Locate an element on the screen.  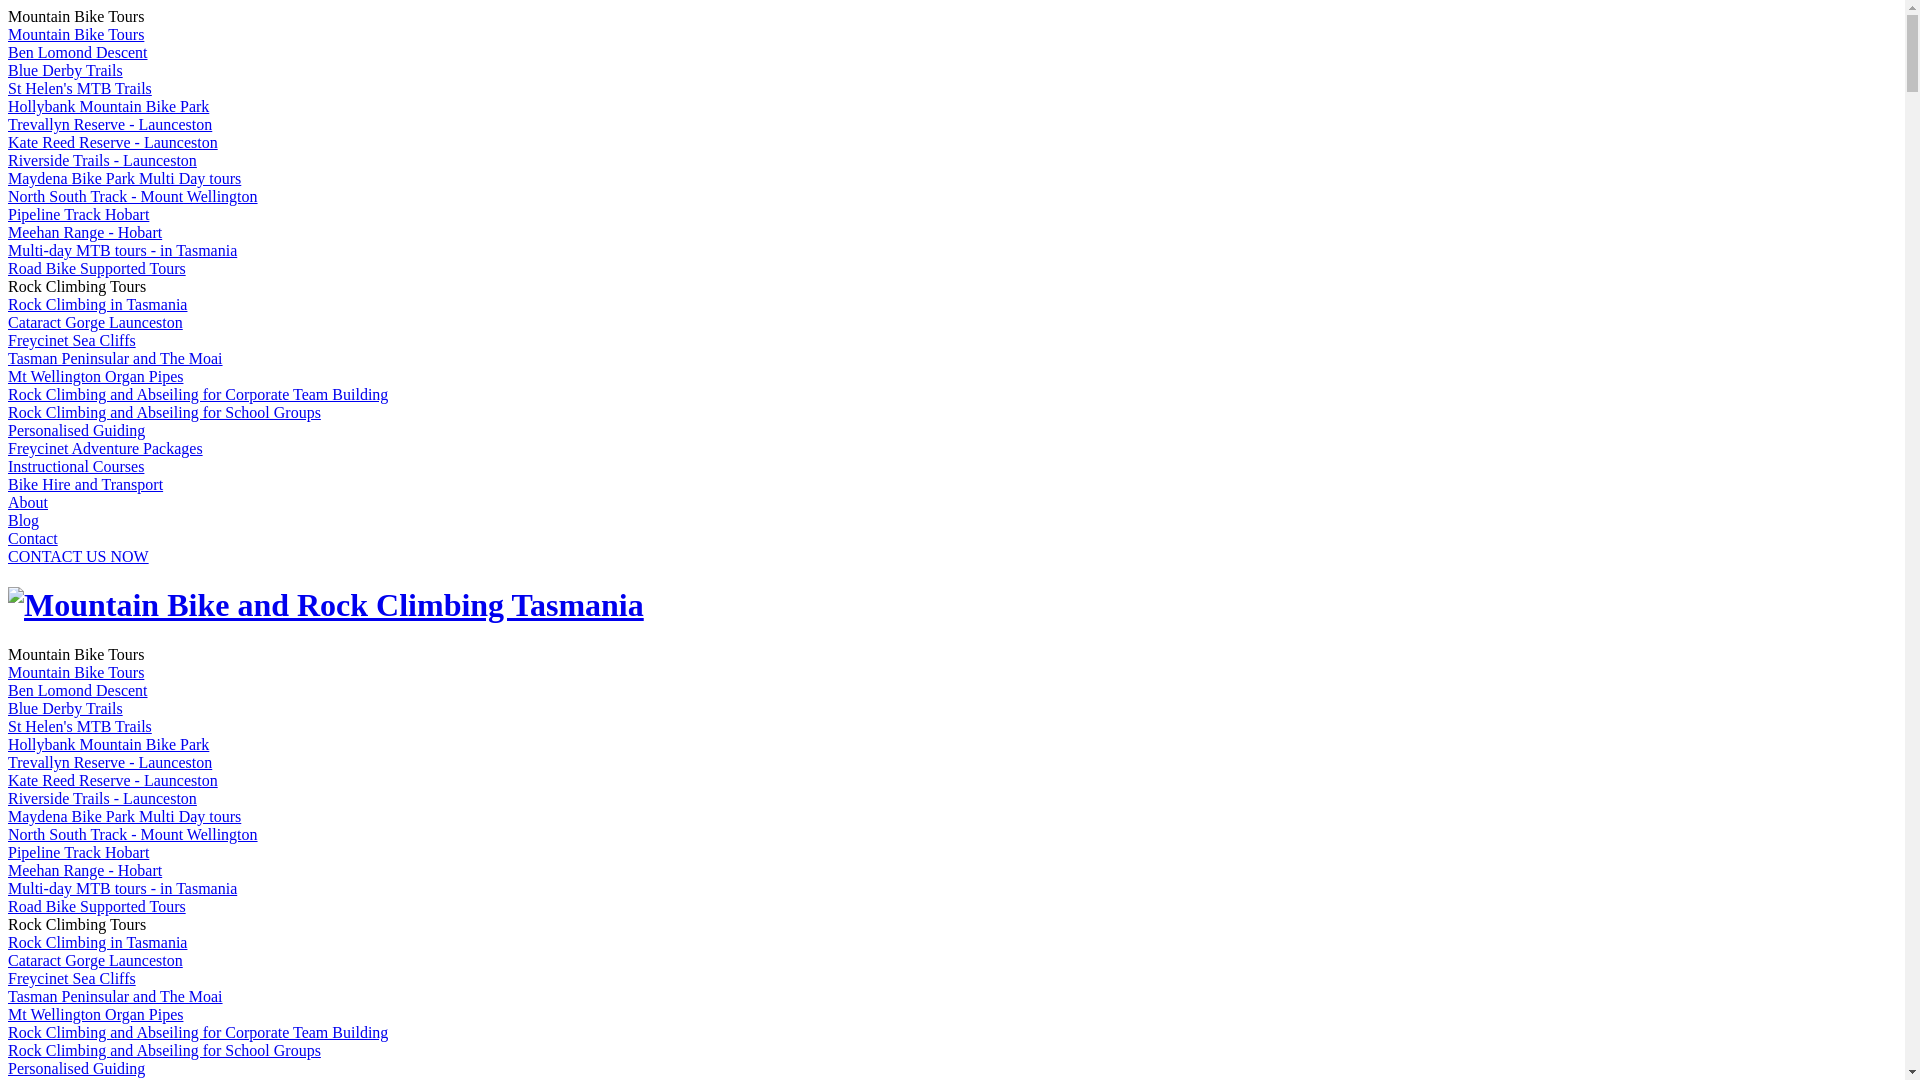
'Bike Hire and Transport' is located at coordinates (84, 484).